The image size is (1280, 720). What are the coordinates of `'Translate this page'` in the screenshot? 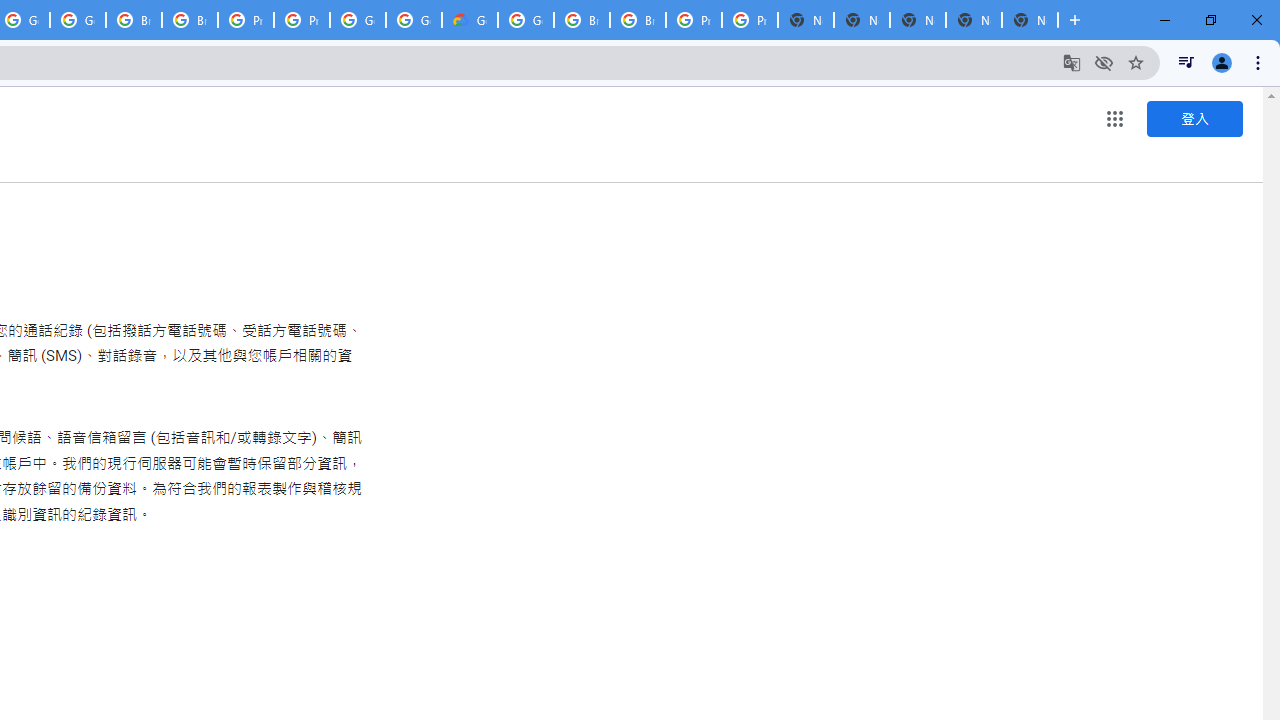 It's located at (1071, 61).